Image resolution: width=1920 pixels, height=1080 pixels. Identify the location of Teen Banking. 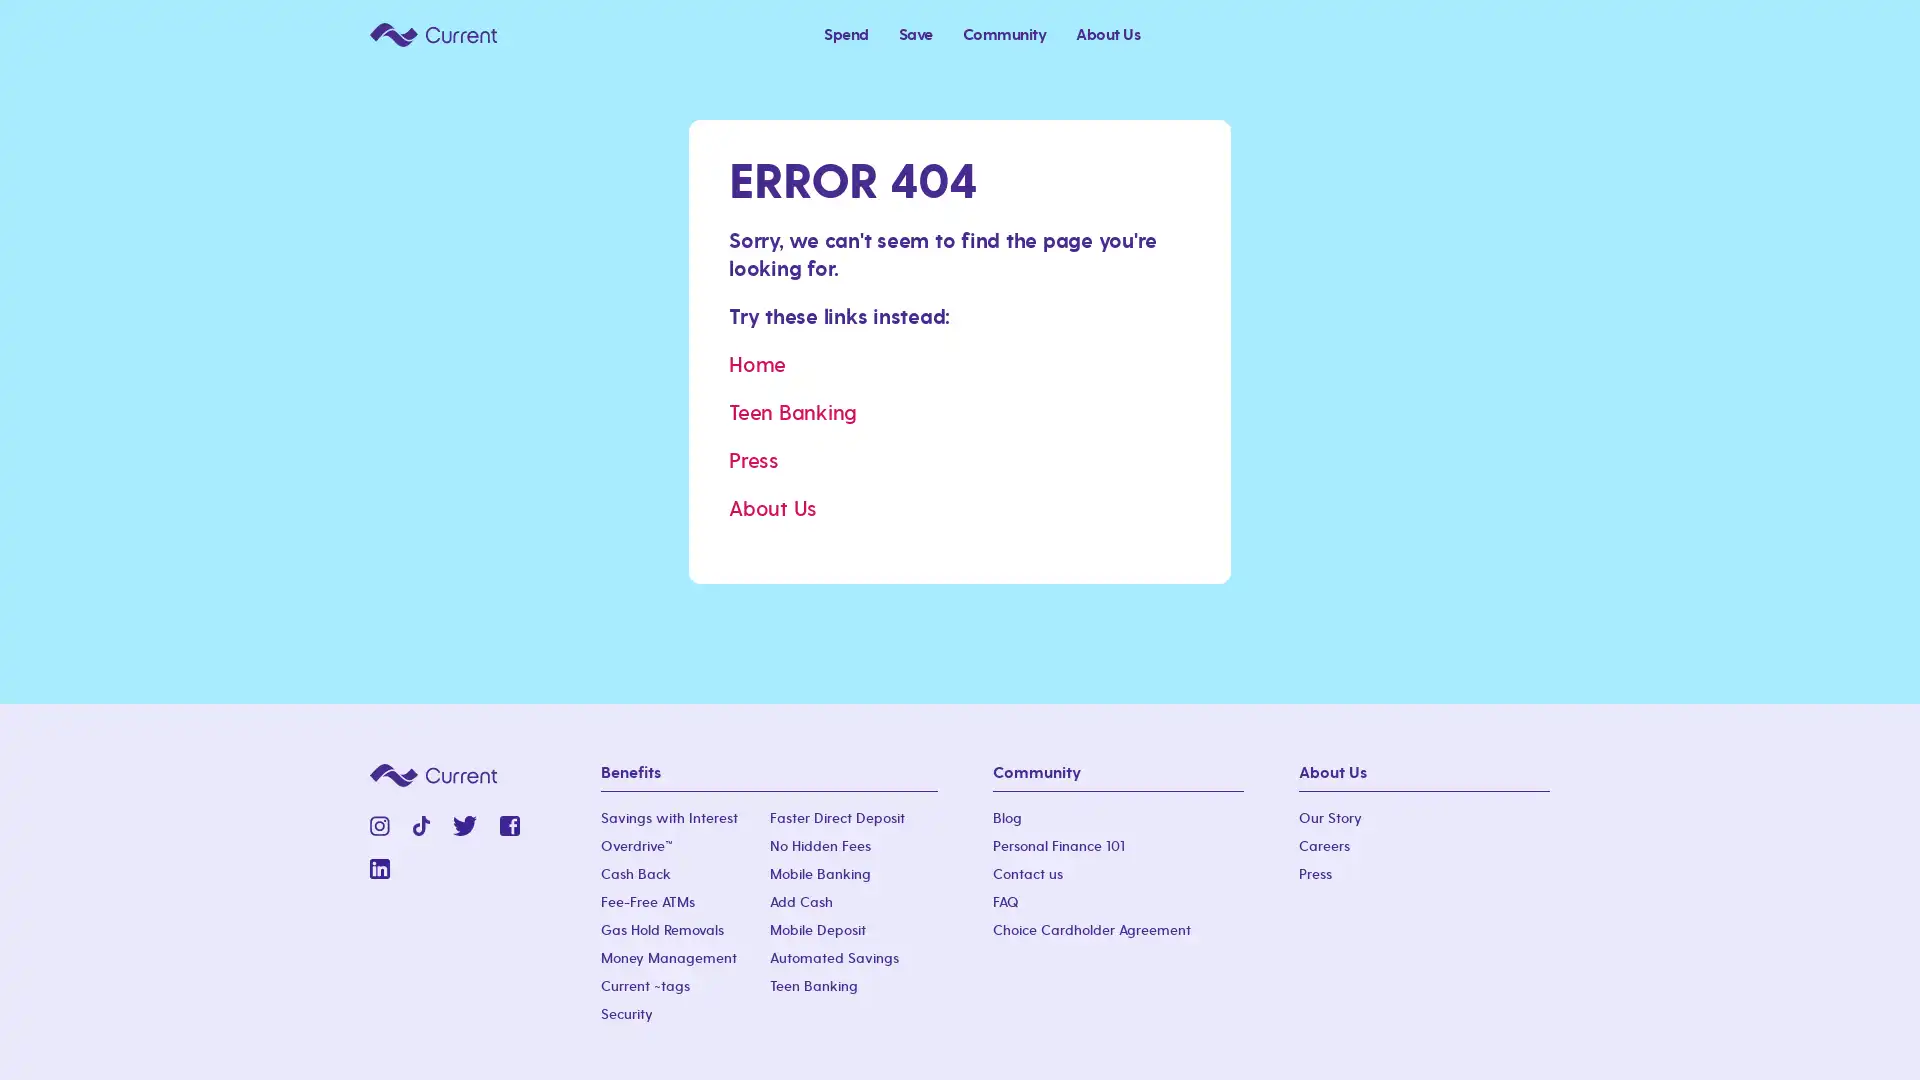
(812, 986).